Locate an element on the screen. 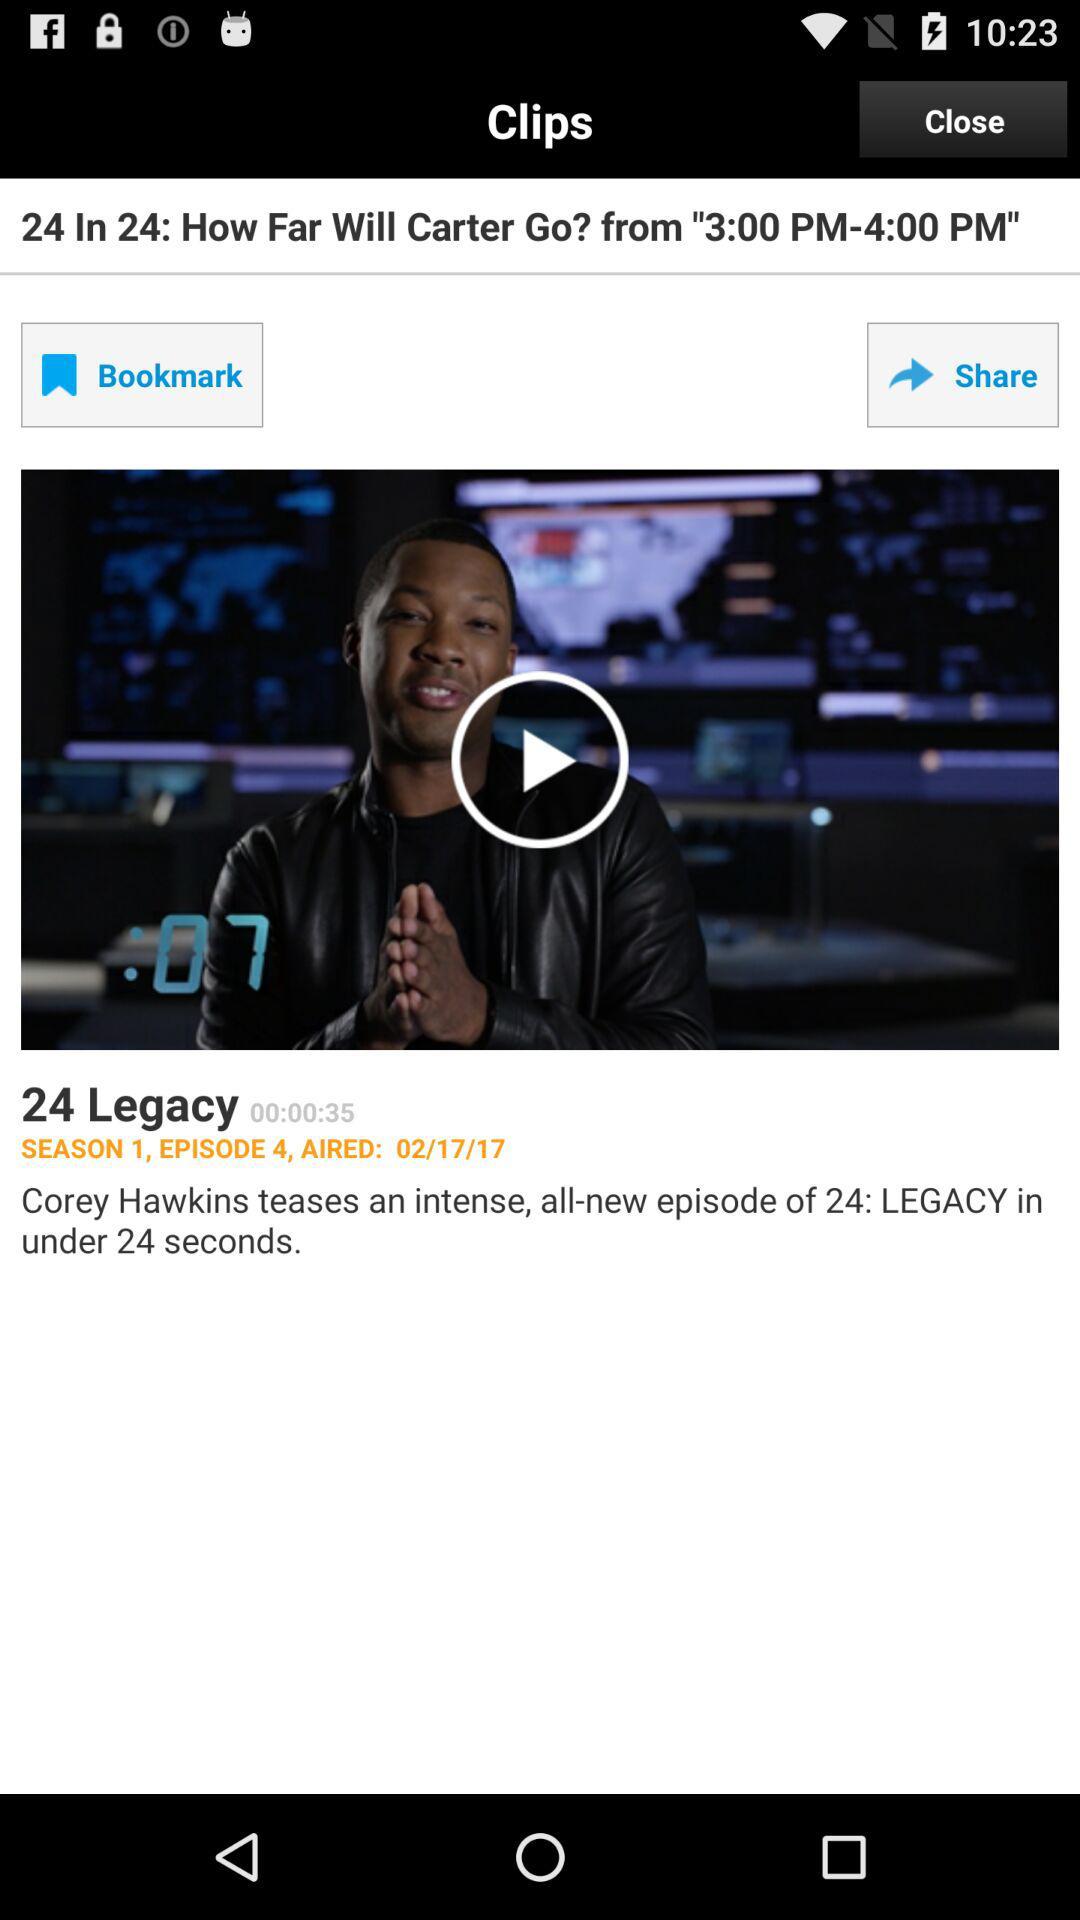 This screenshot has width=1080, height=1920. the checkbox next to share item is located at coordinates (141, 374).